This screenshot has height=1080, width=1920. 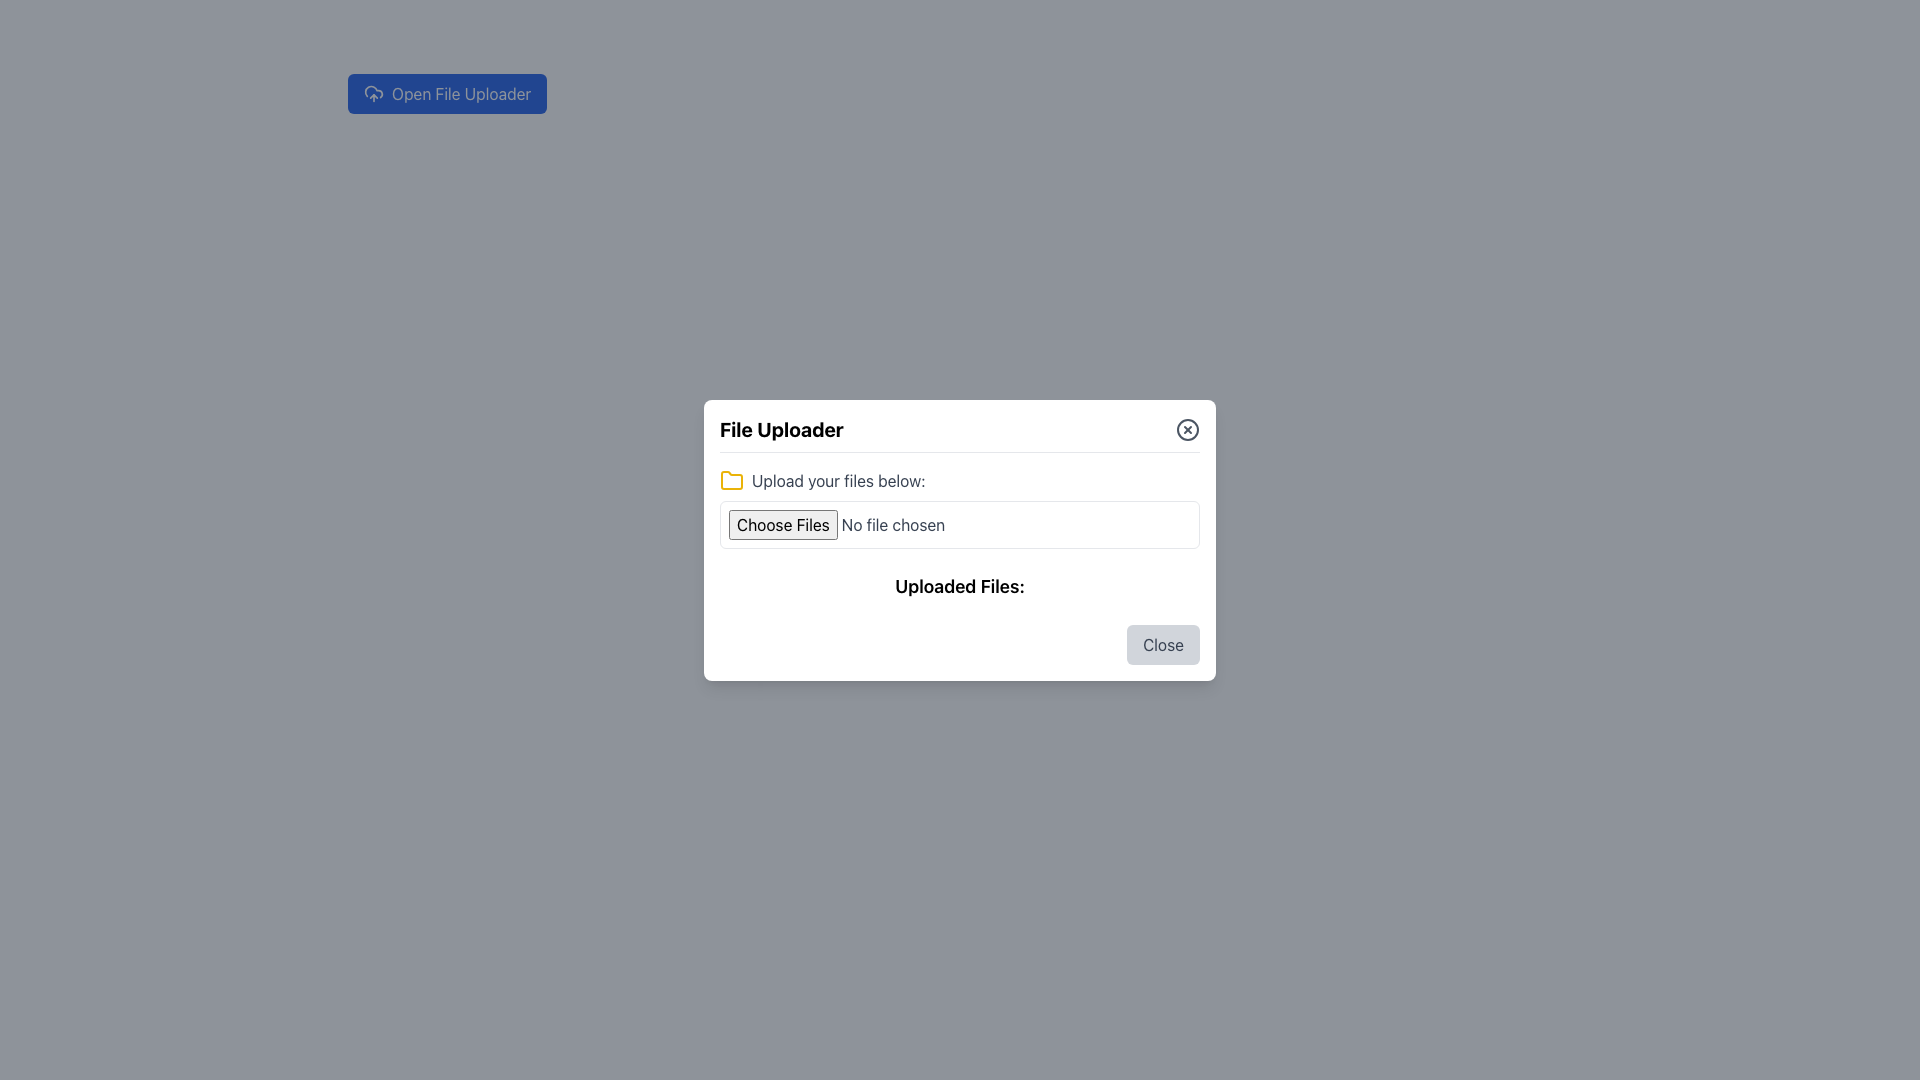 I want to click on the file upload icon located to the immediate left of the text 'Upload your files below:' in the 'File Uploader' dialog box, so click(x=730, y=479).